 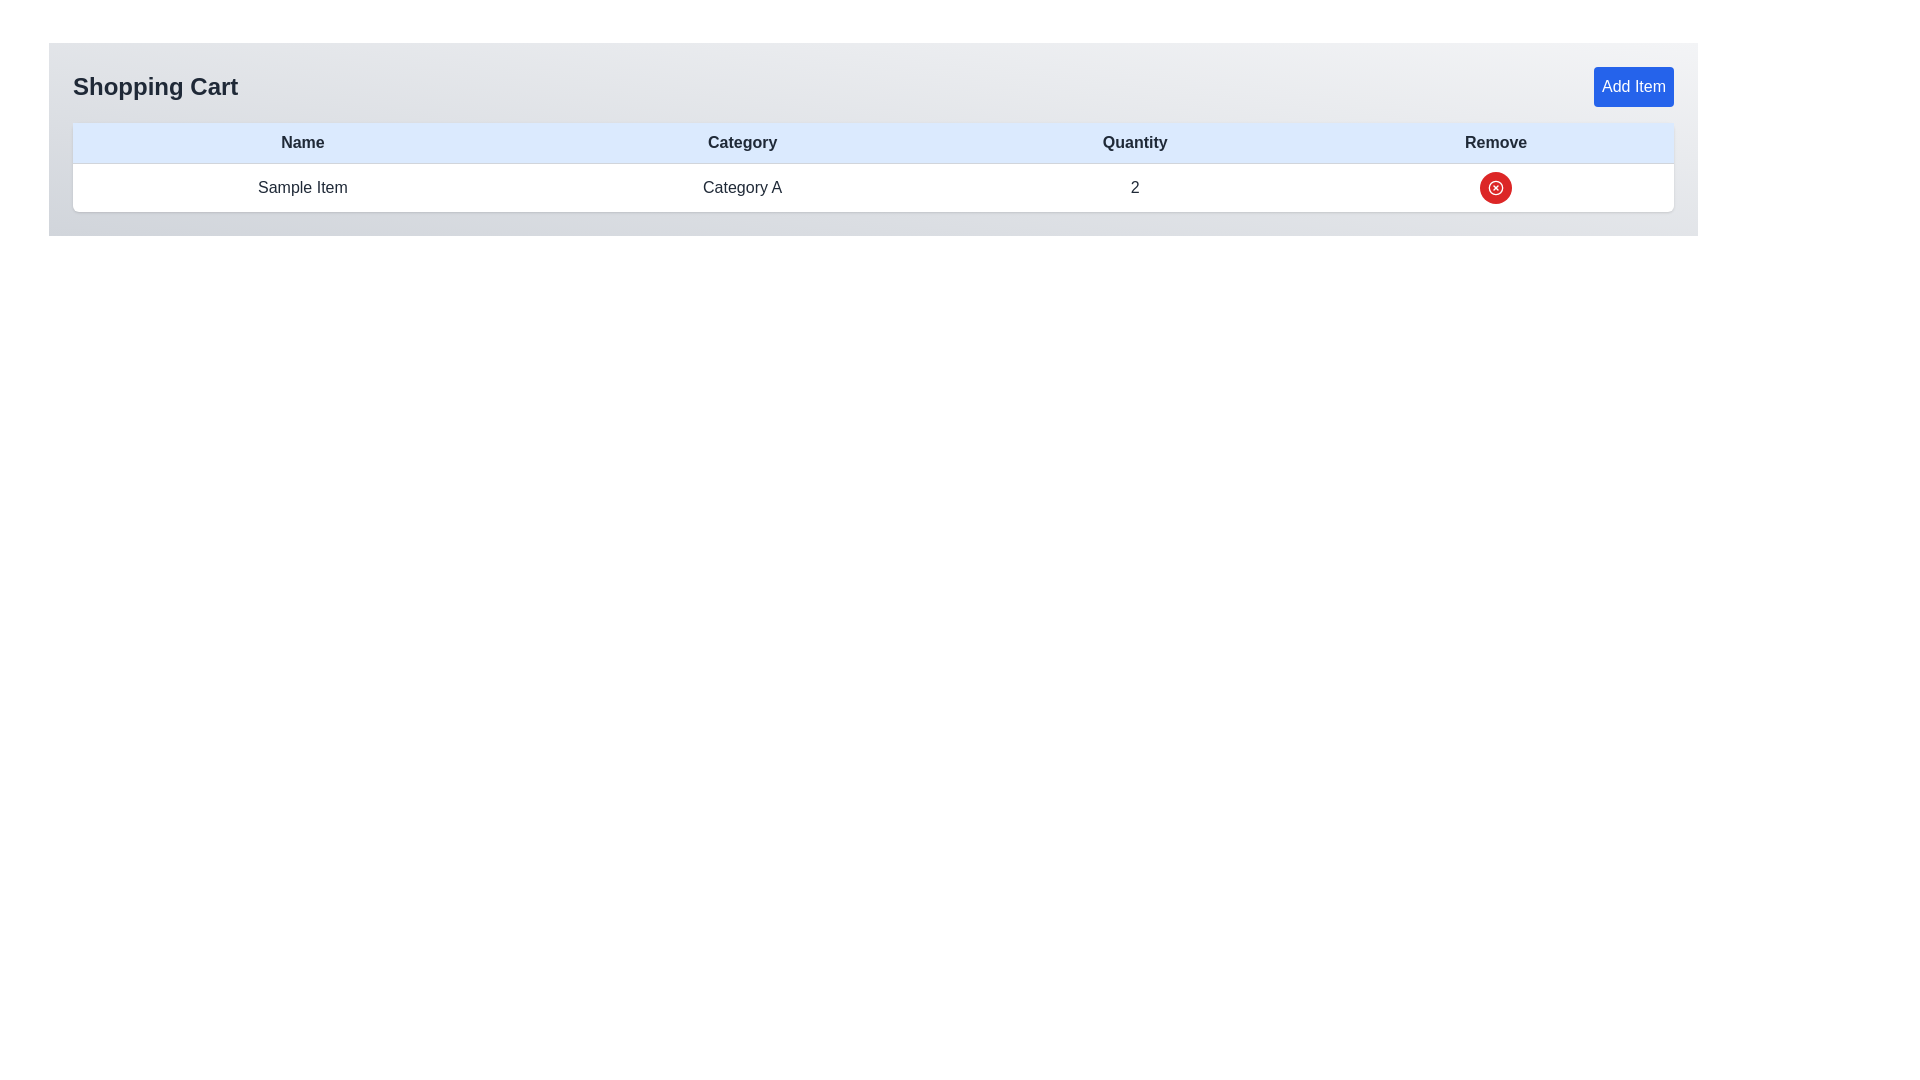 What do you see at coordinates (1496, 188) in the screenshot?
I see `the red circular 'Remove' button located in the shopping cart interface, positioned in the 'Remove' column adjacent to the quantity value '2'` at bounding box center [1496, 188].